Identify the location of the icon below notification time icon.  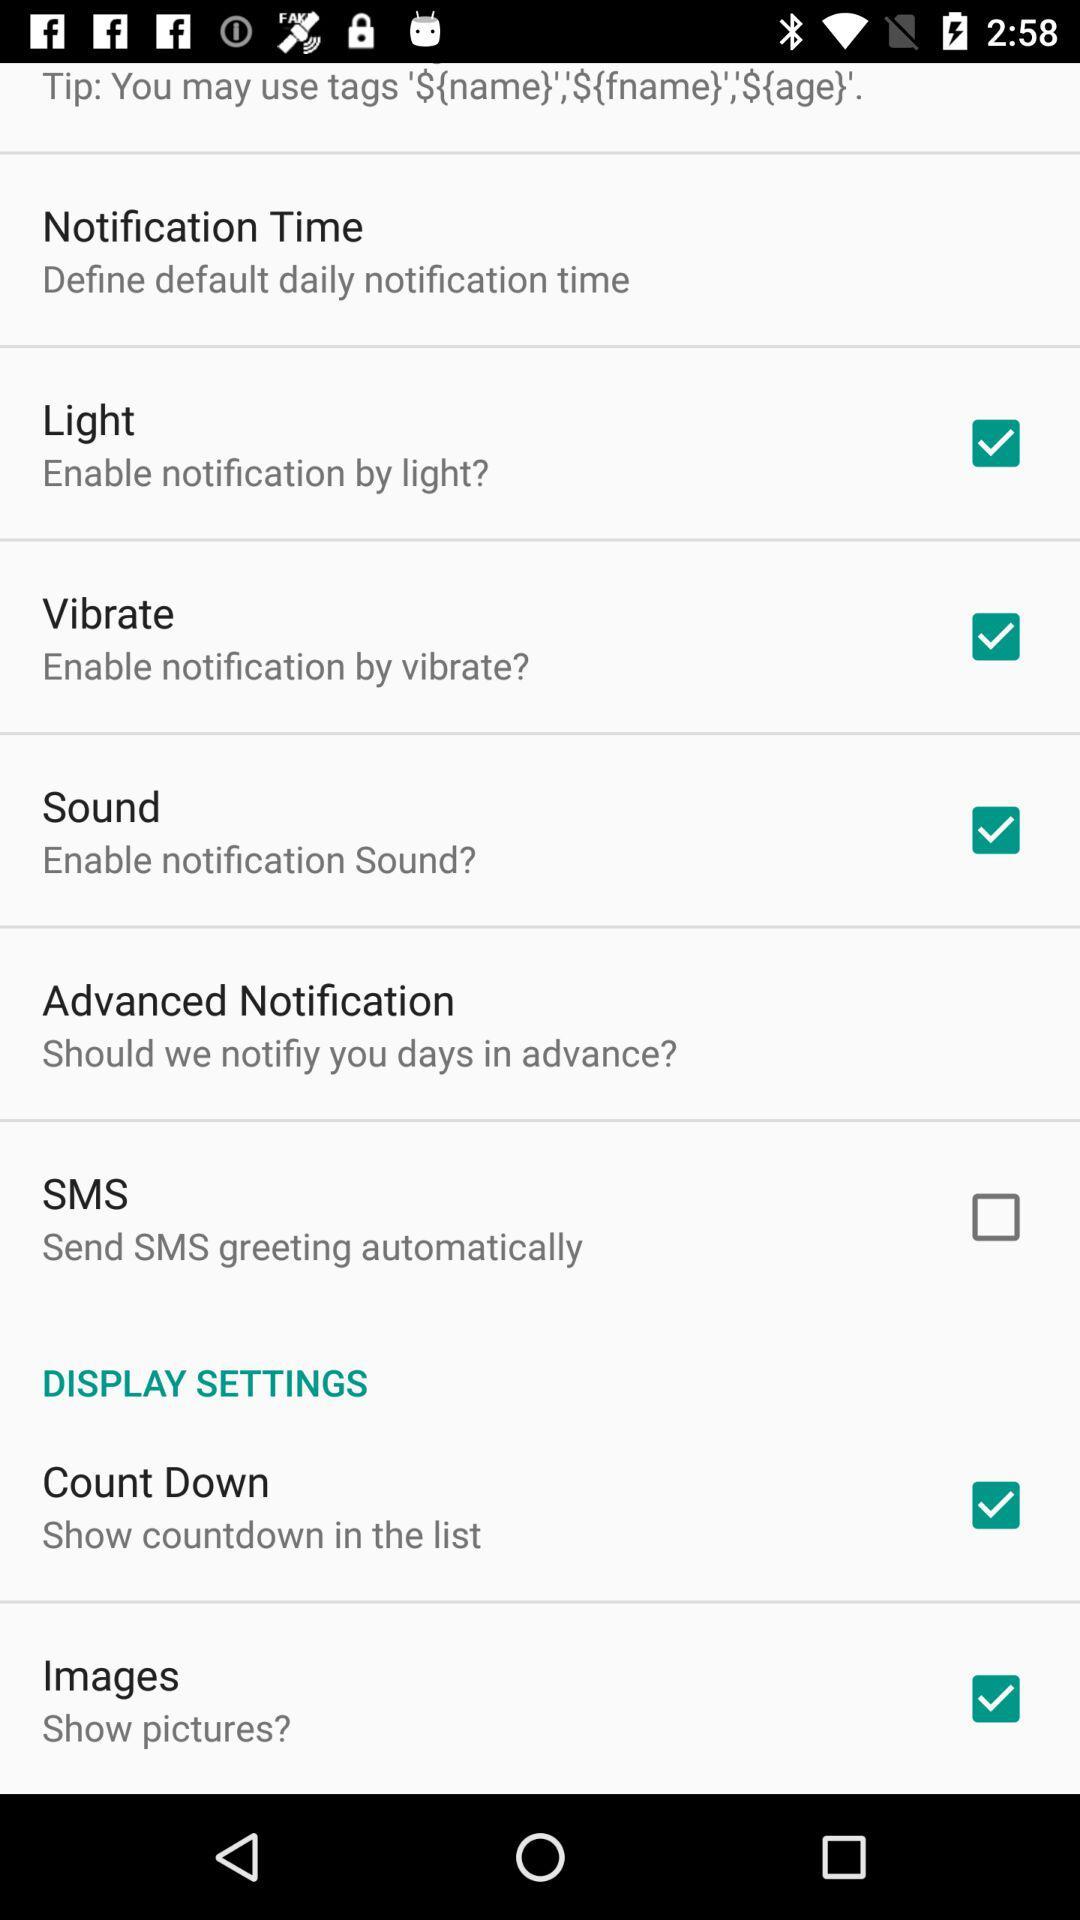
(334, 277).